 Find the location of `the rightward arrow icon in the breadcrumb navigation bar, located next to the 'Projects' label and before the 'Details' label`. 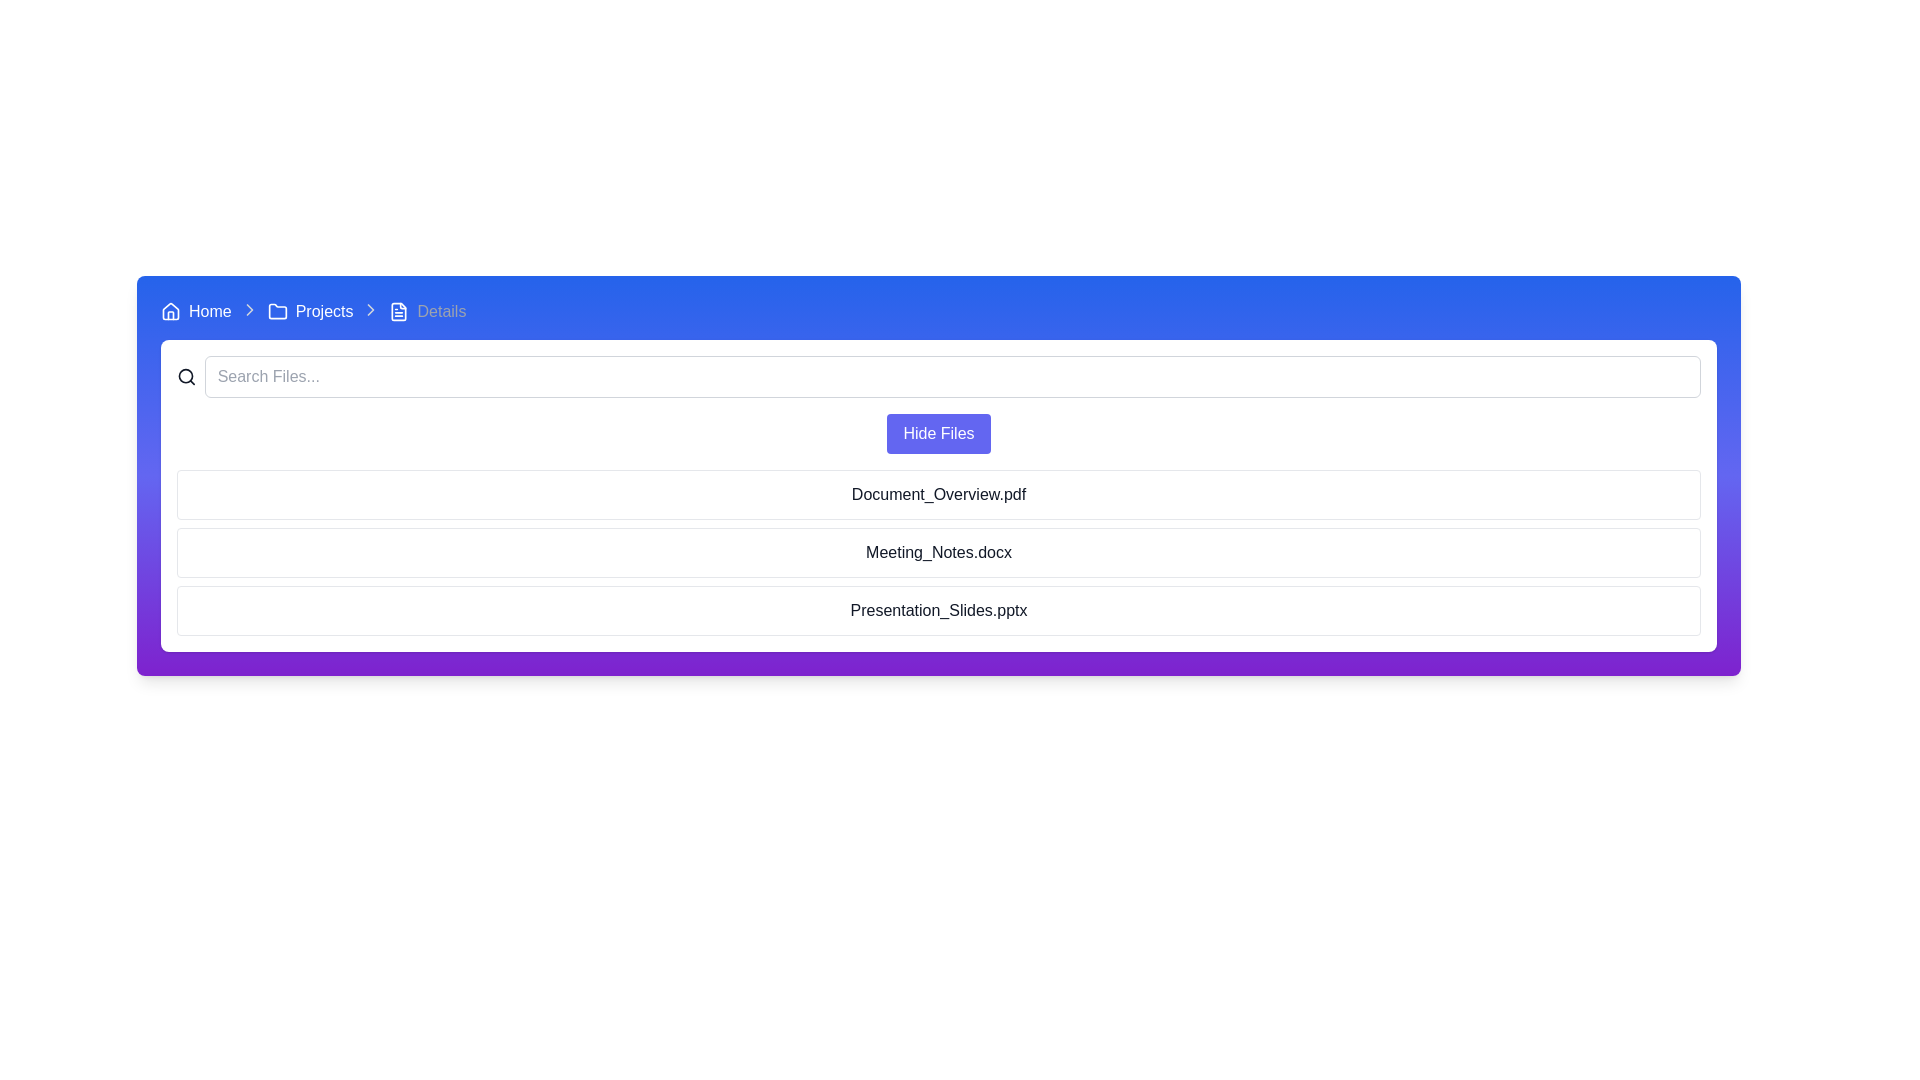

the rightward arrow icon in the breadcrumb navigation bar, located next to the 'Projects' label and before the 'Details' label is located at coordinates (371, 309).